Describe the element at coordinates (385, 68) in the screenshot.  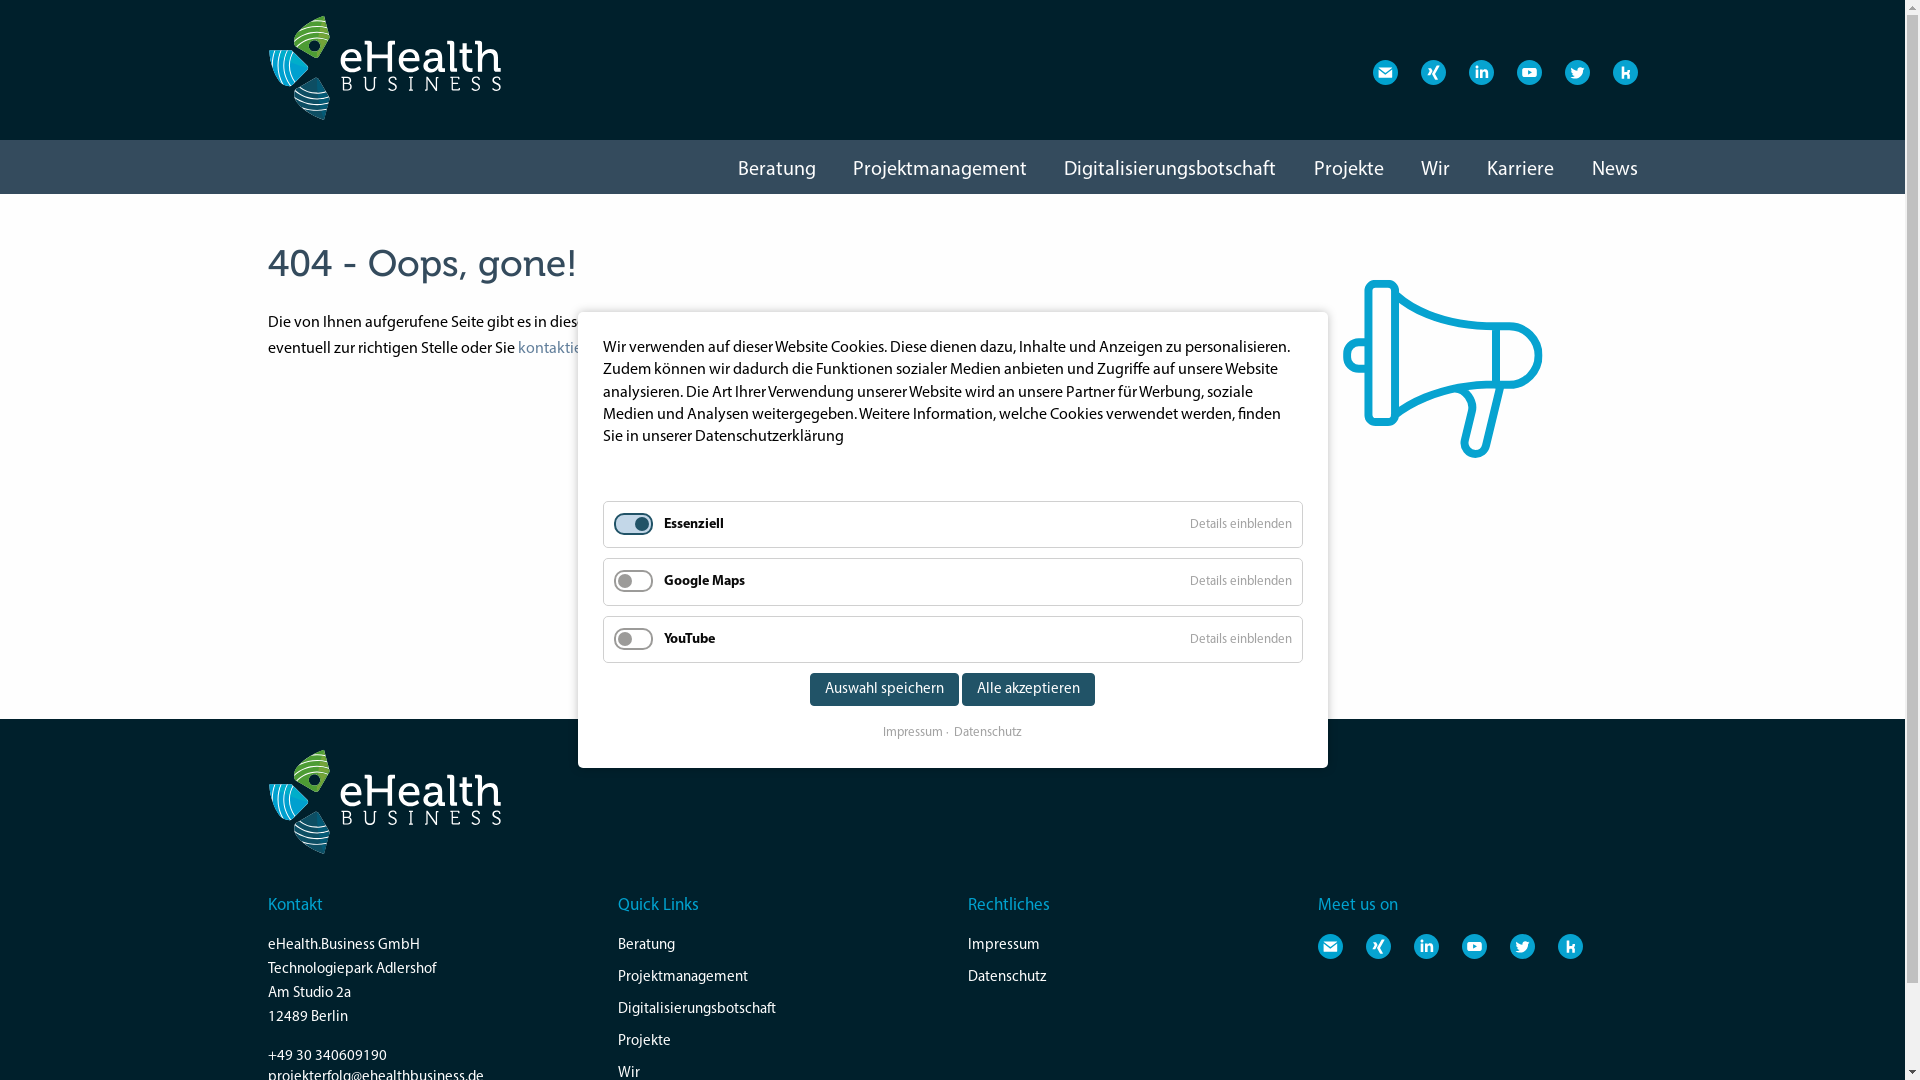
I see `'eHealth Business - Projekterfolg im Gesundheitswesen'` at that location.